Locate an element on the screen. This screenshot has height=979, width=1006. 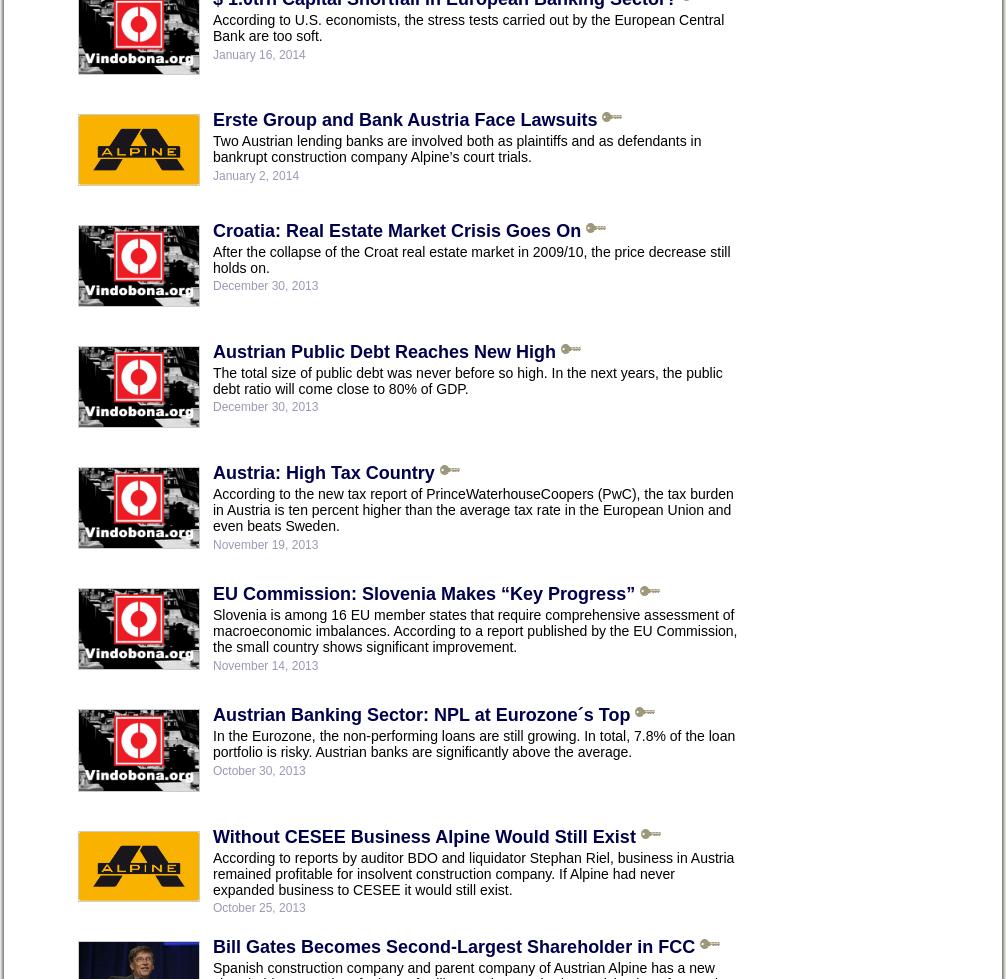
'In the Eurozone, the non-performing loans are still growing. In total, 7.8% of the loan portfolio is risky. Austrian banks are significantly above the average.' is located at coordinates (473, 743).